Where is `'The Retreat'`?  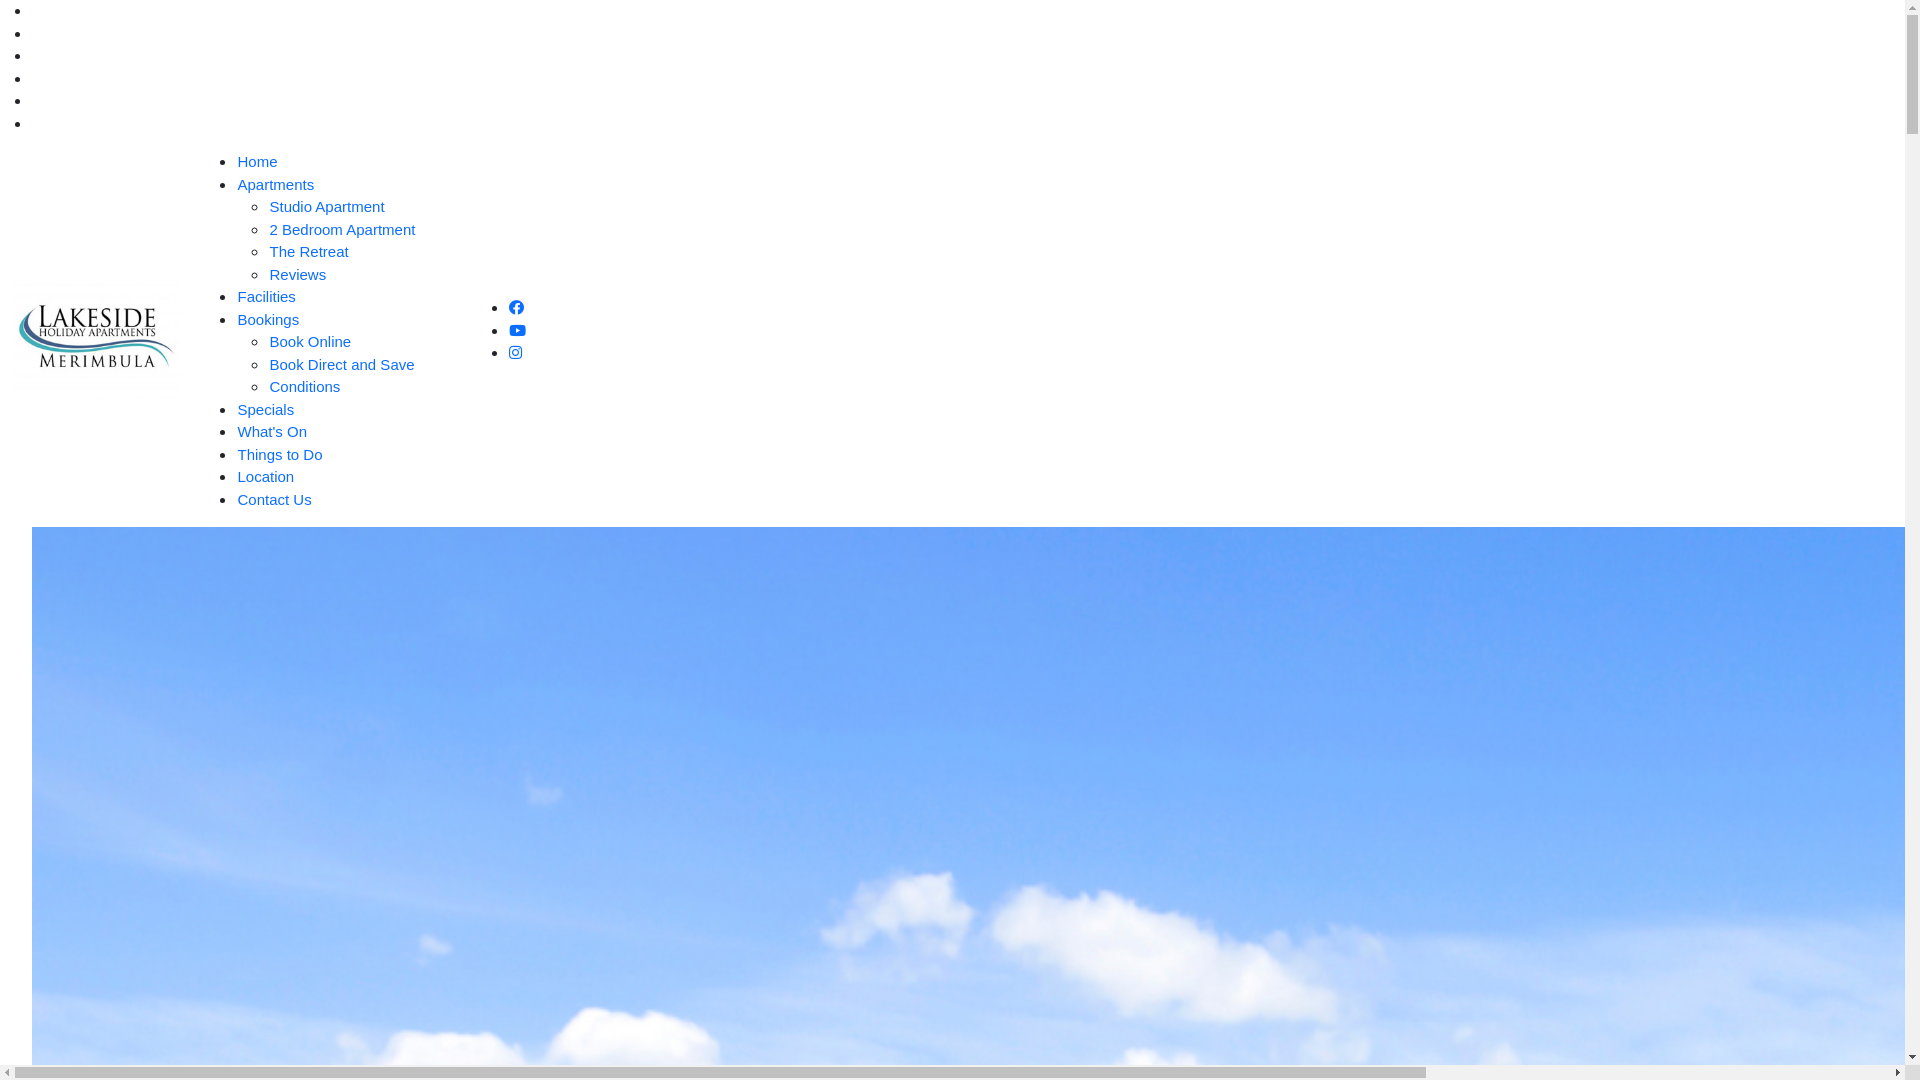
'The Retreat' is located at coordinates (307, 250).